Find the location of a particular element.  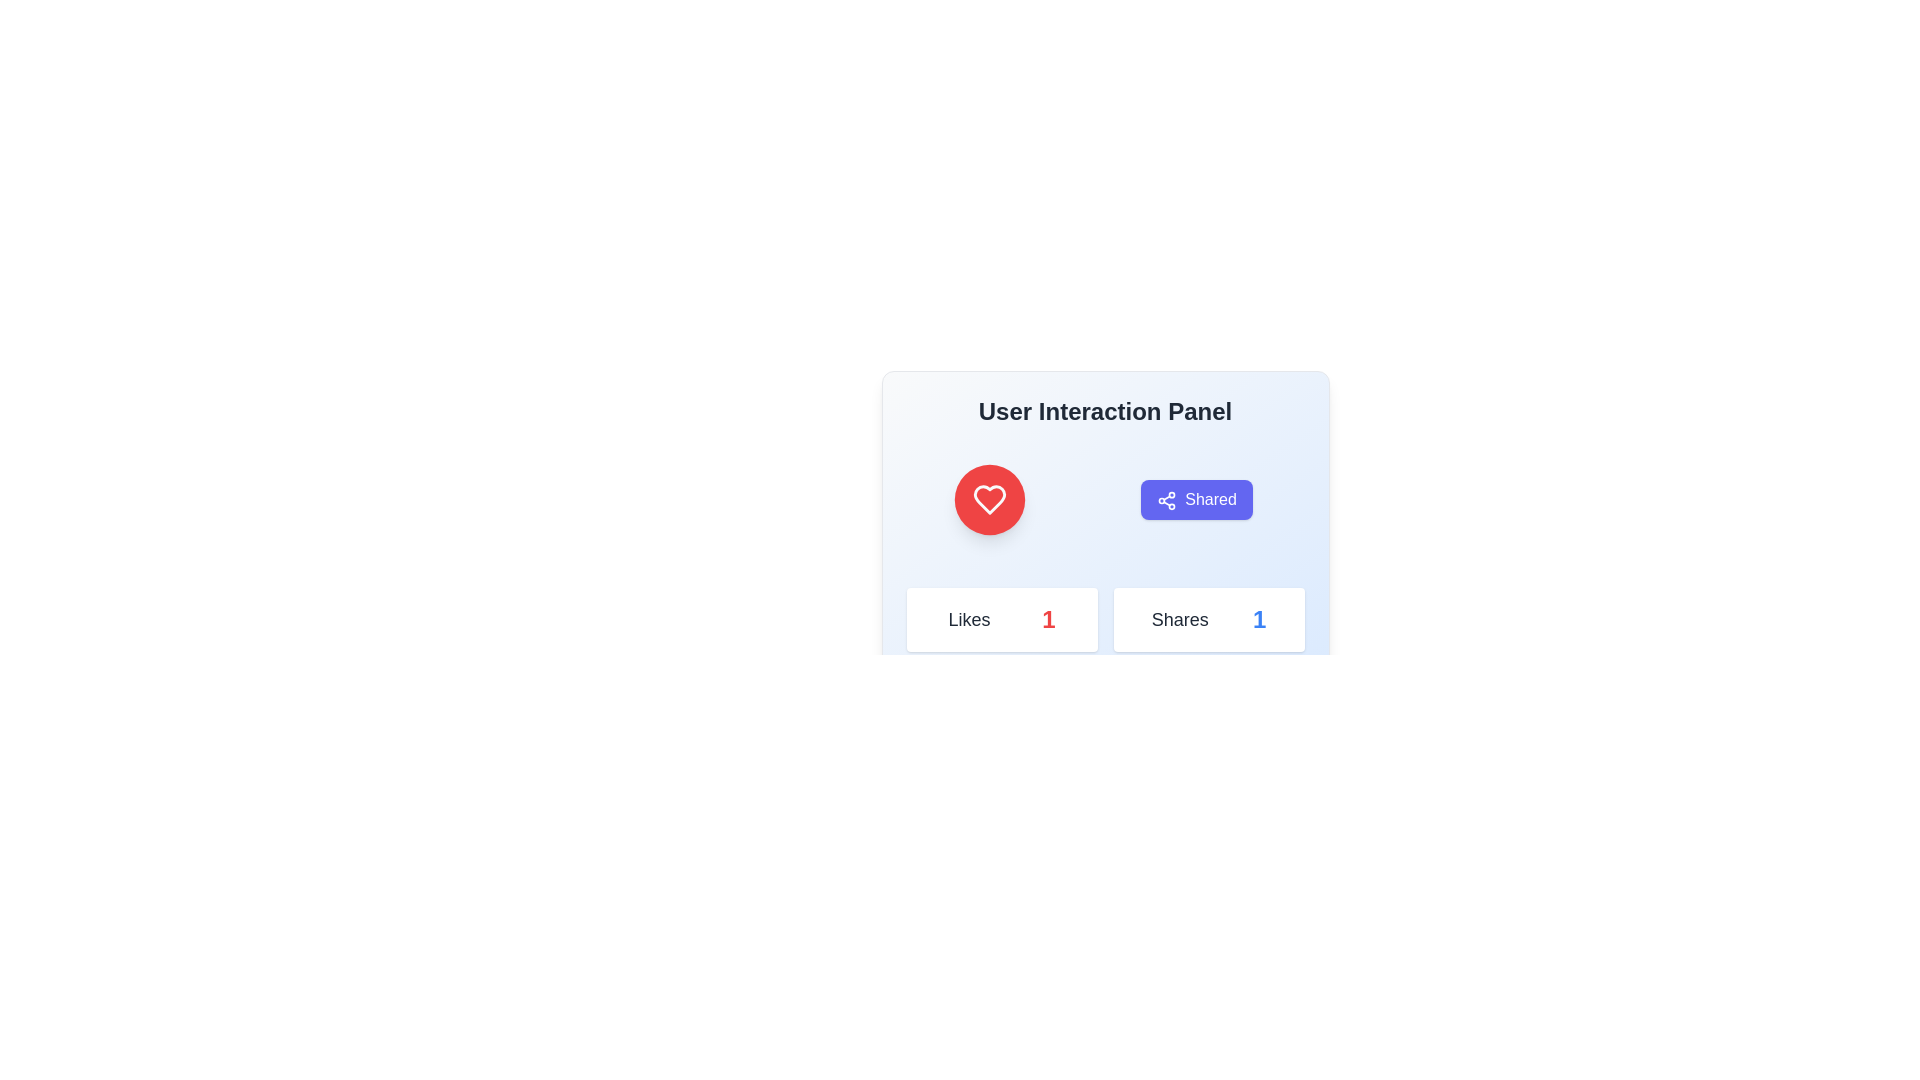

the Information display card that shows 'Likes' with a numeric value '1' in red, bold text, located below the 'User Interaction Panel' header is located at coordinates (1002, 619).